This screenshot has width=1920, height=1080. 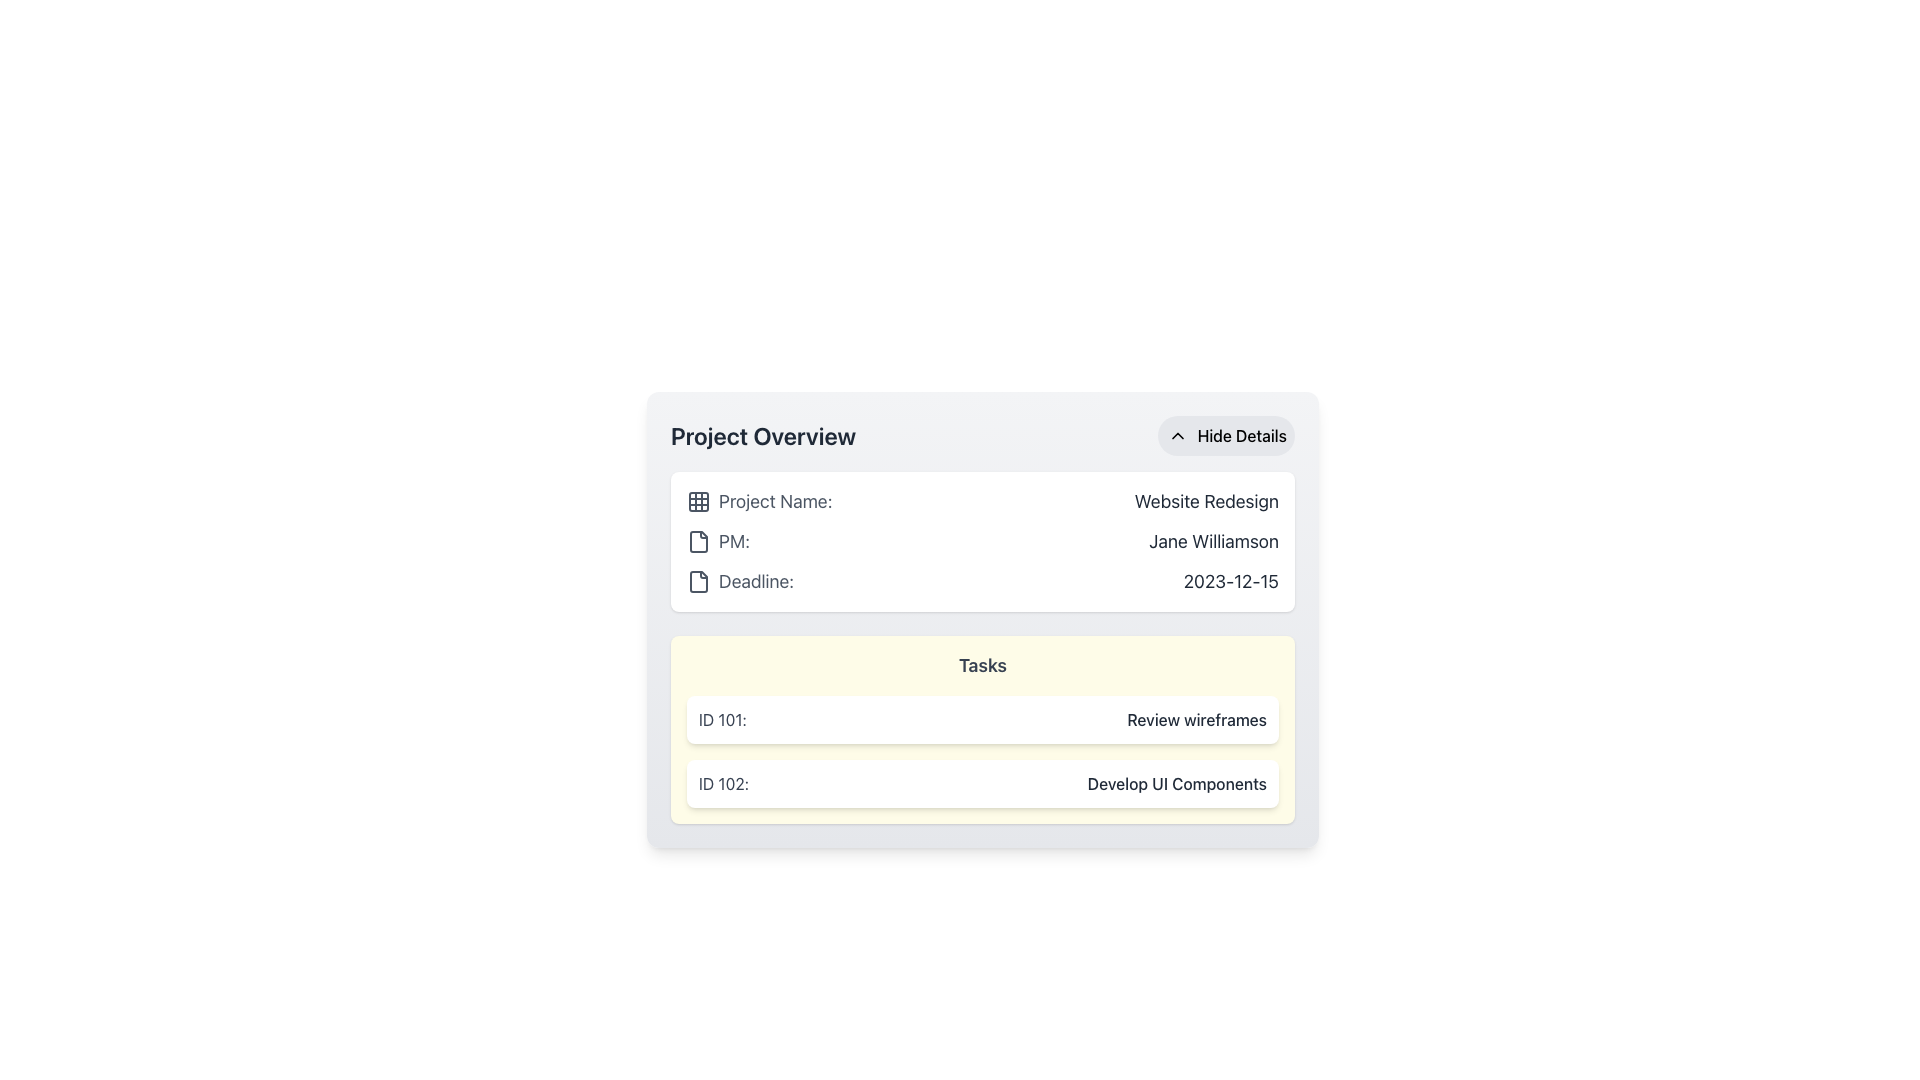 I want to click on the text label displaying 'Deadline:' which is positioned before the date '2023-12-15' in the project details section, so click(x=739, y=582).